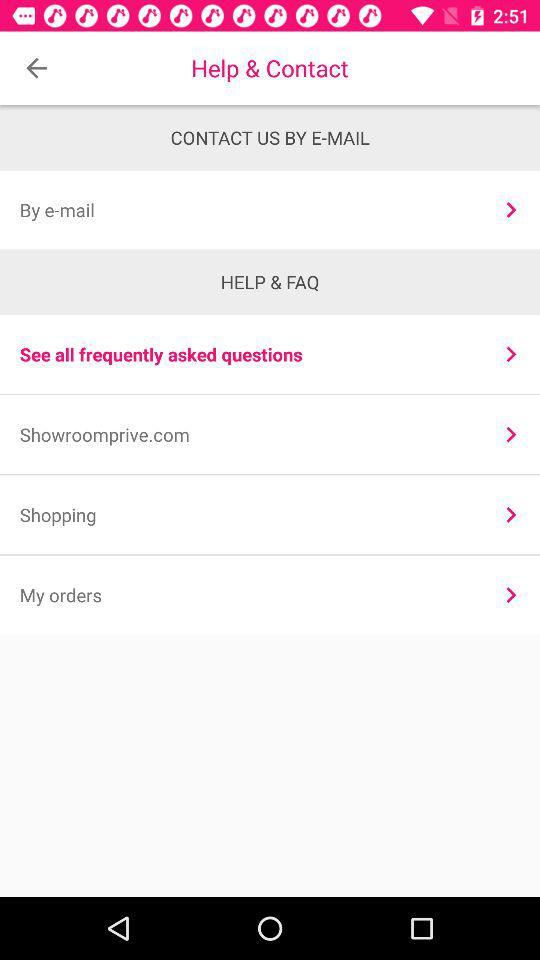 Image resolution: width=540 pixels, height=960 pixels. What do you see at coordinates (247, 434) in the screenshot?
I see `the icon below the see all frequently item` at bounding box center [247, 434].